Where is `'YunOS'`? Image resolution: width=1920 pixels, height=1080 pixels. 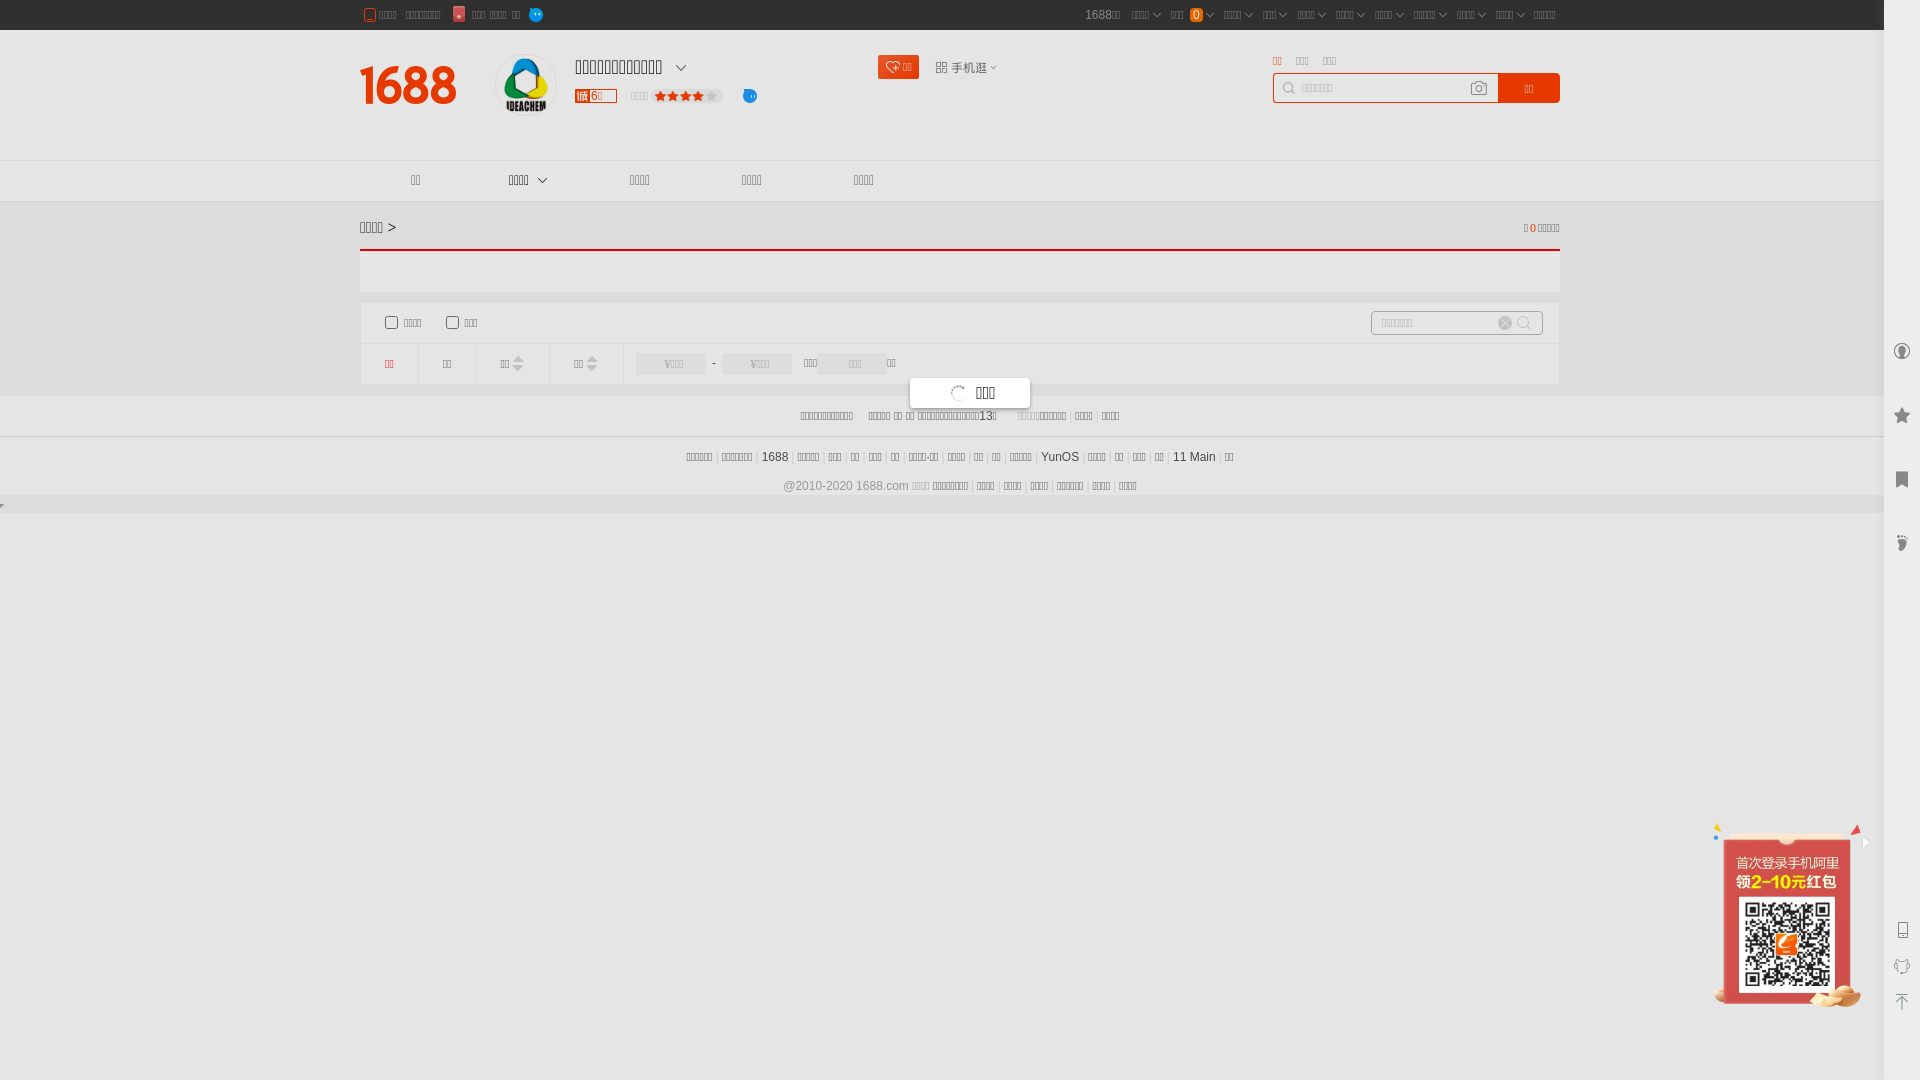
'YunOS' is located at coordinates (1059, 456).